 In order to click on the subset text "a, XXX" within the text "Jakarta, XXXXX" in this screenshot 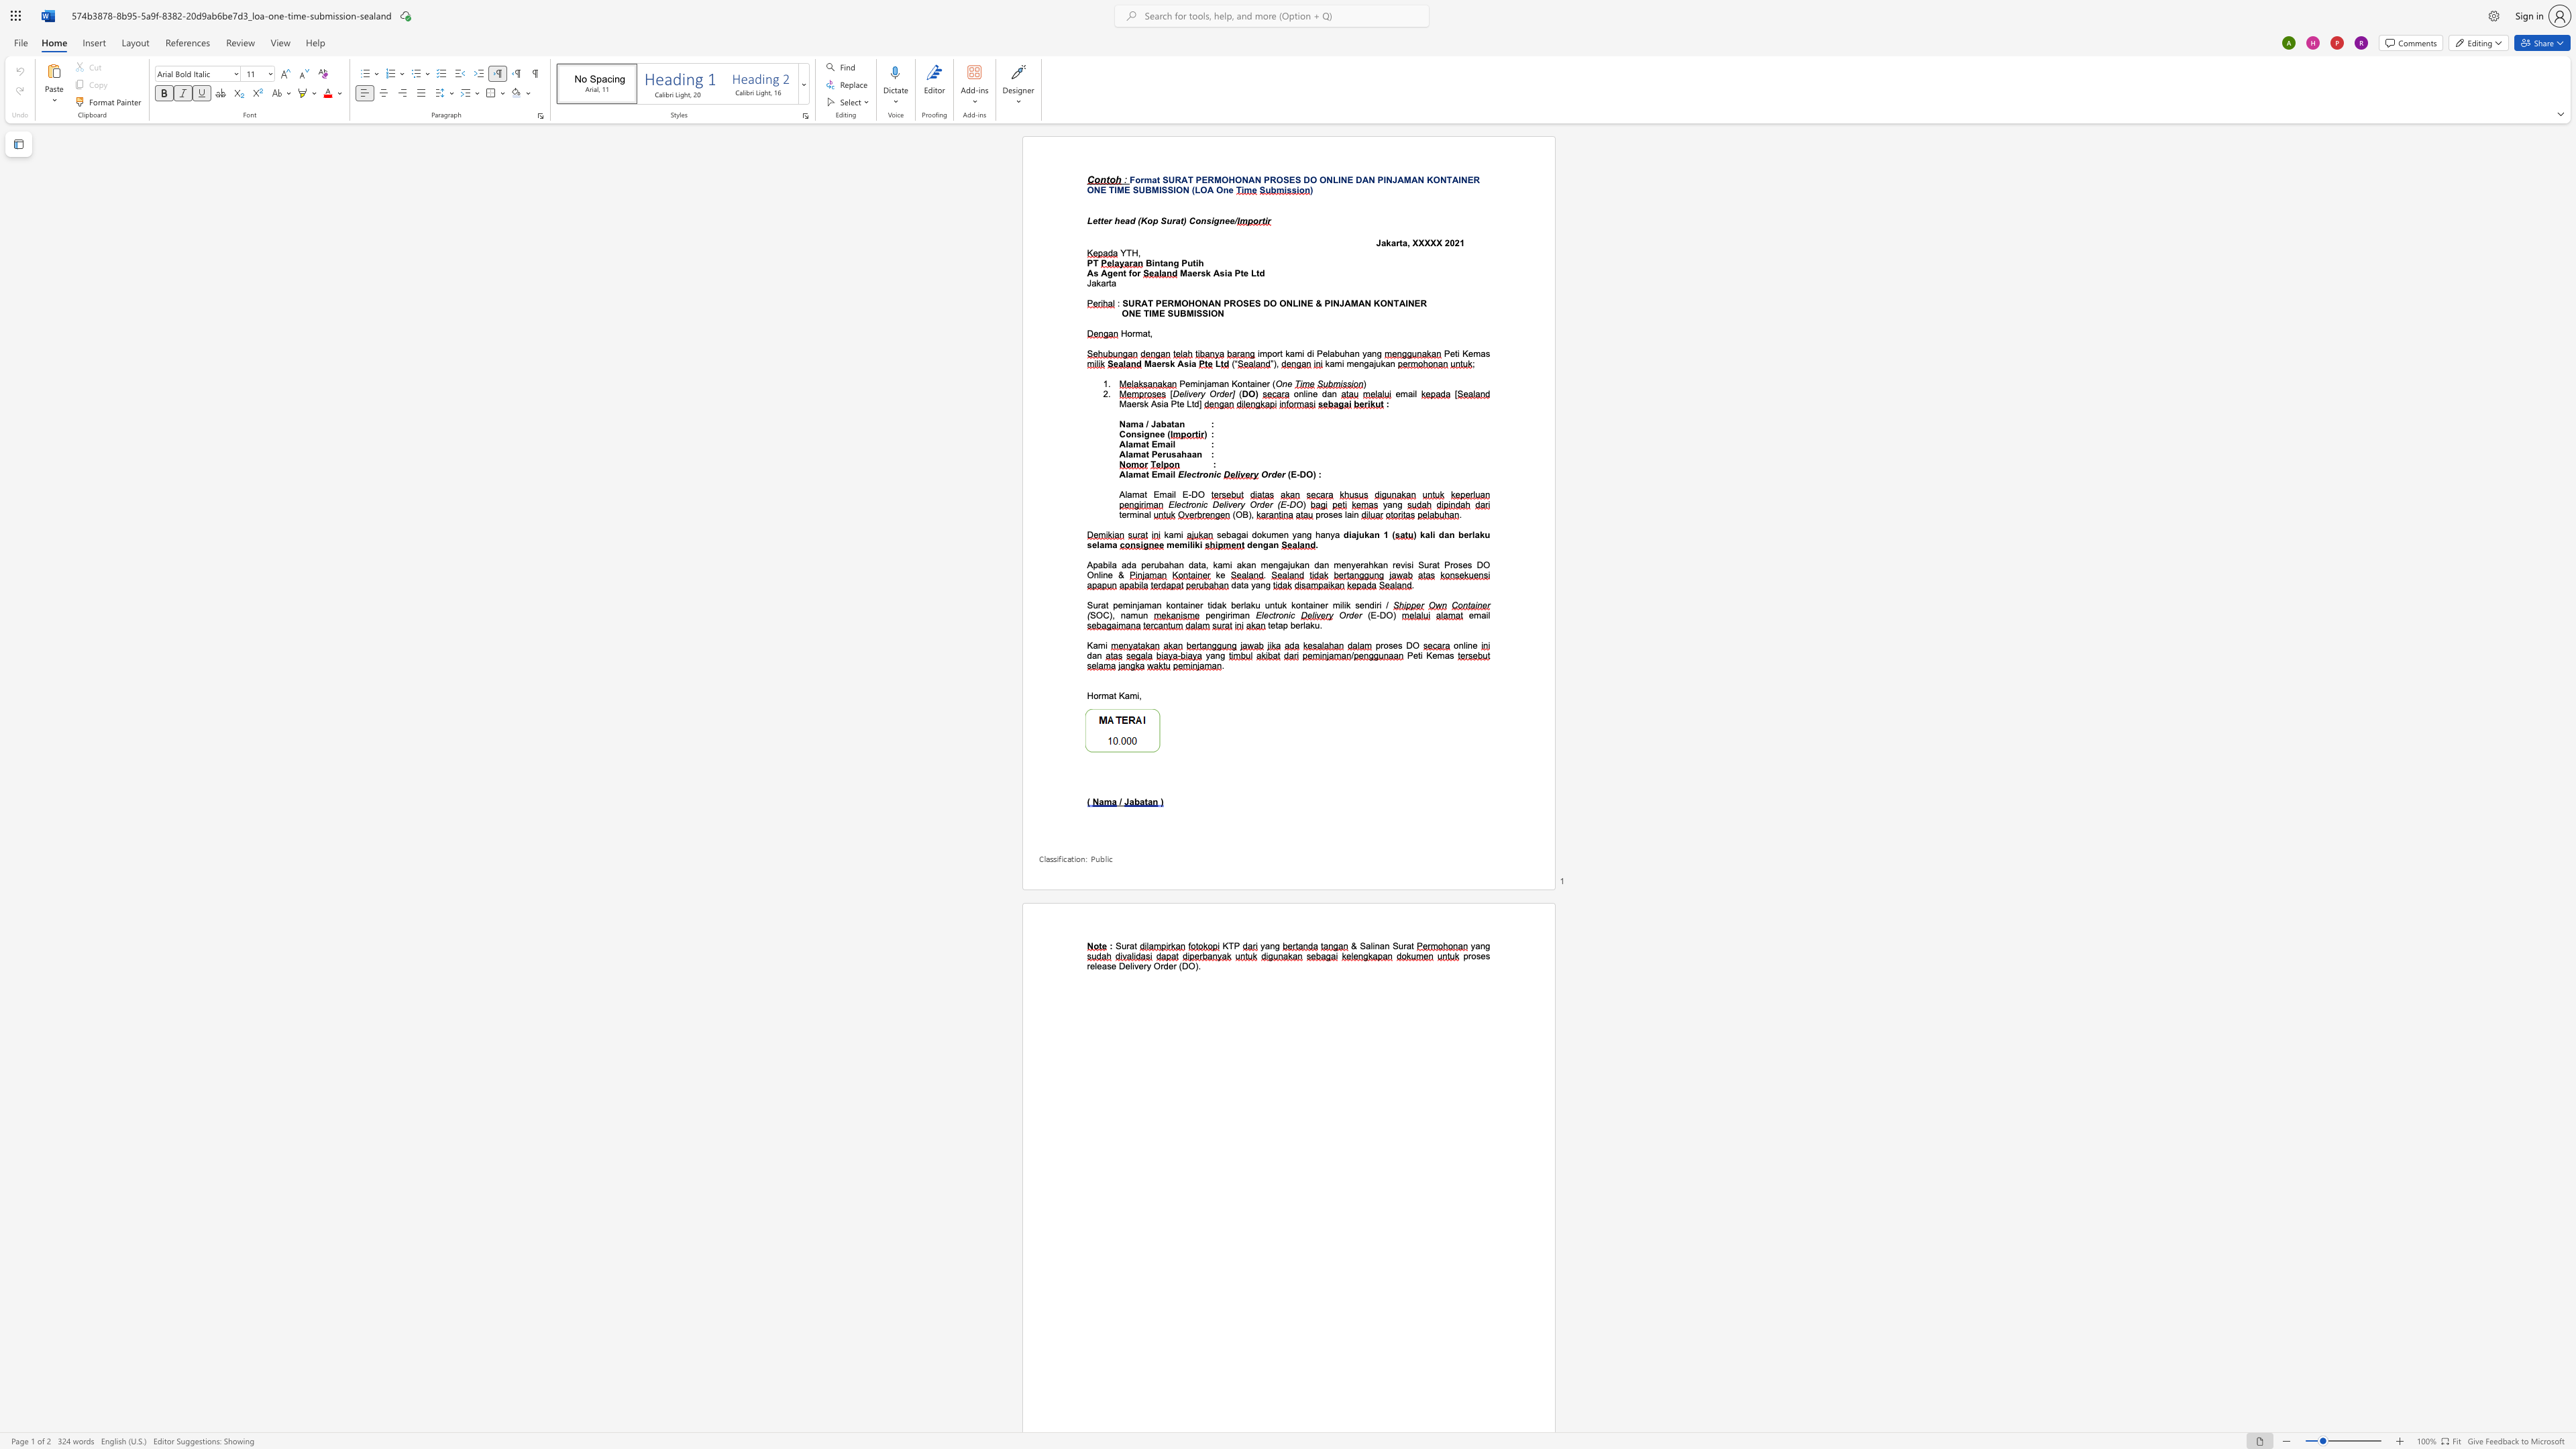, I will do `click(1401, 242)`.